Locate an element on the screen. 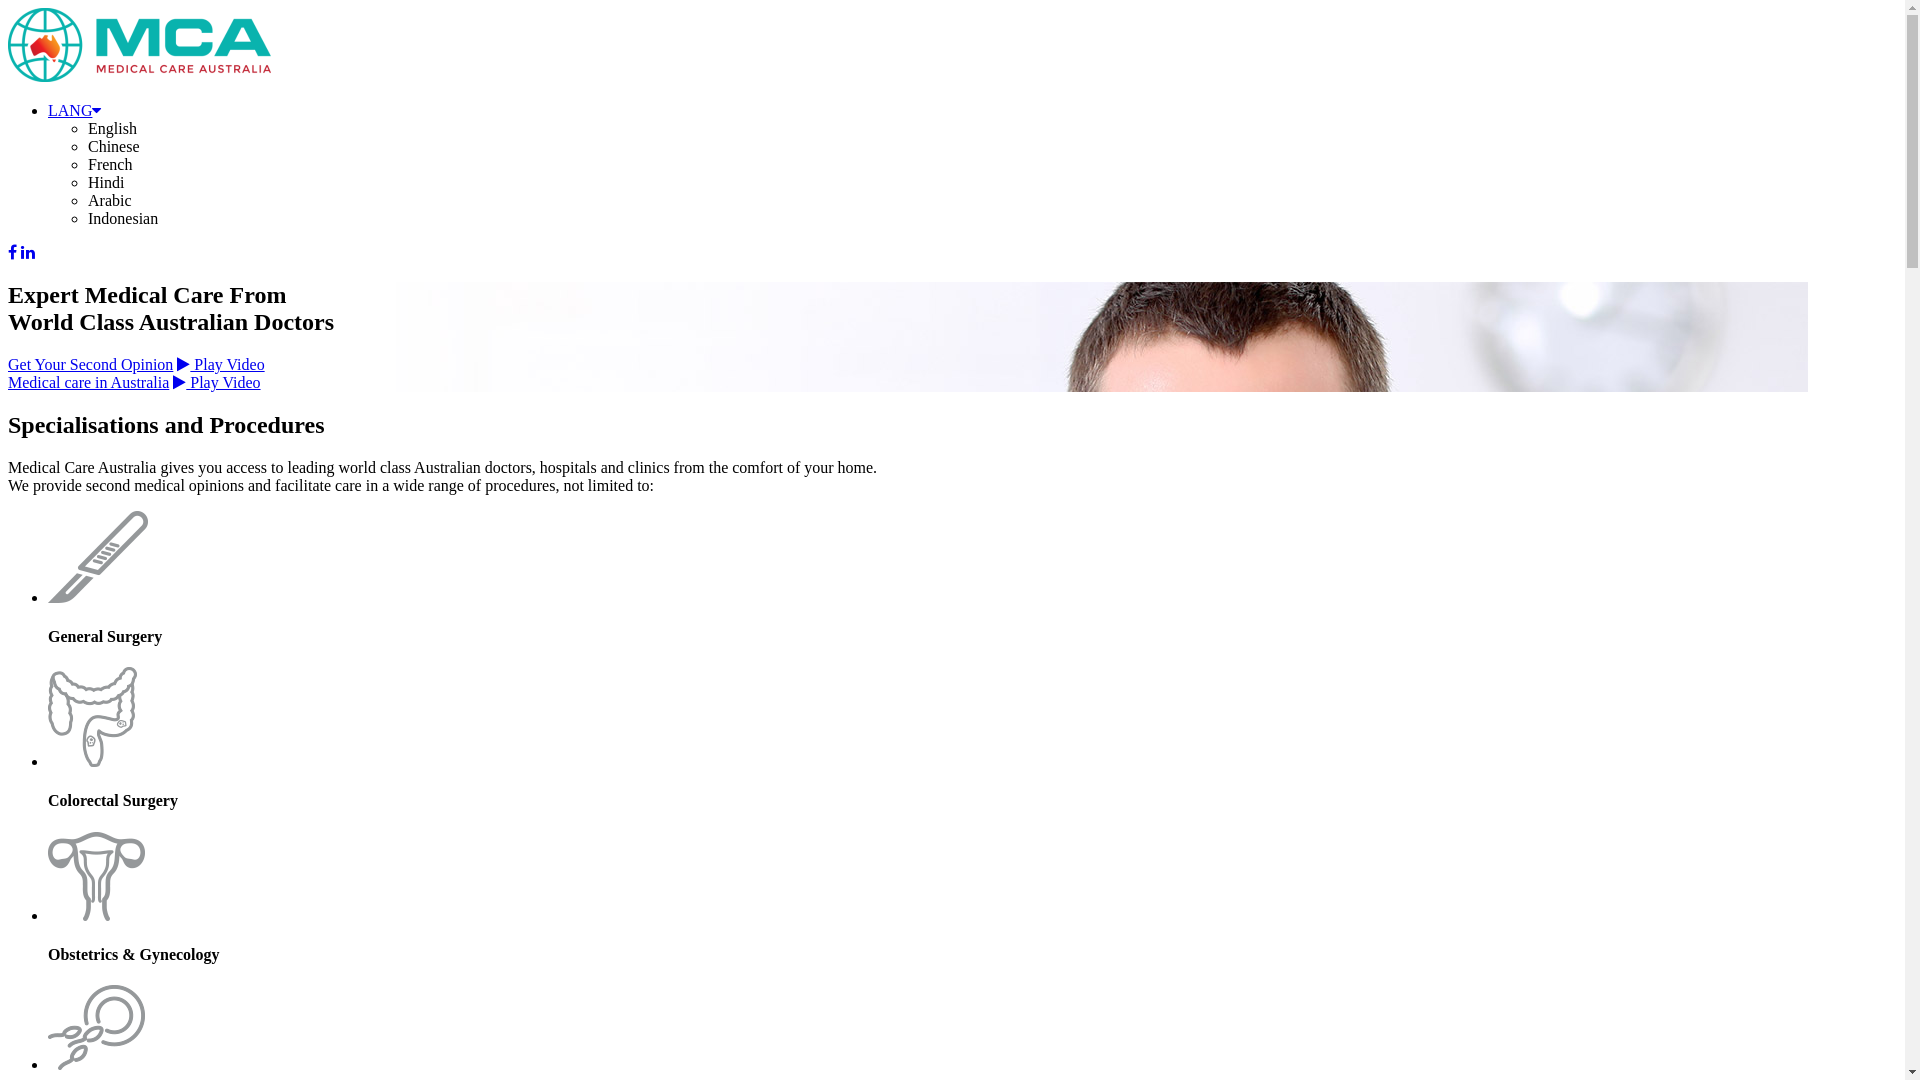  'Indonesian' is located at coordinates (86, 218).